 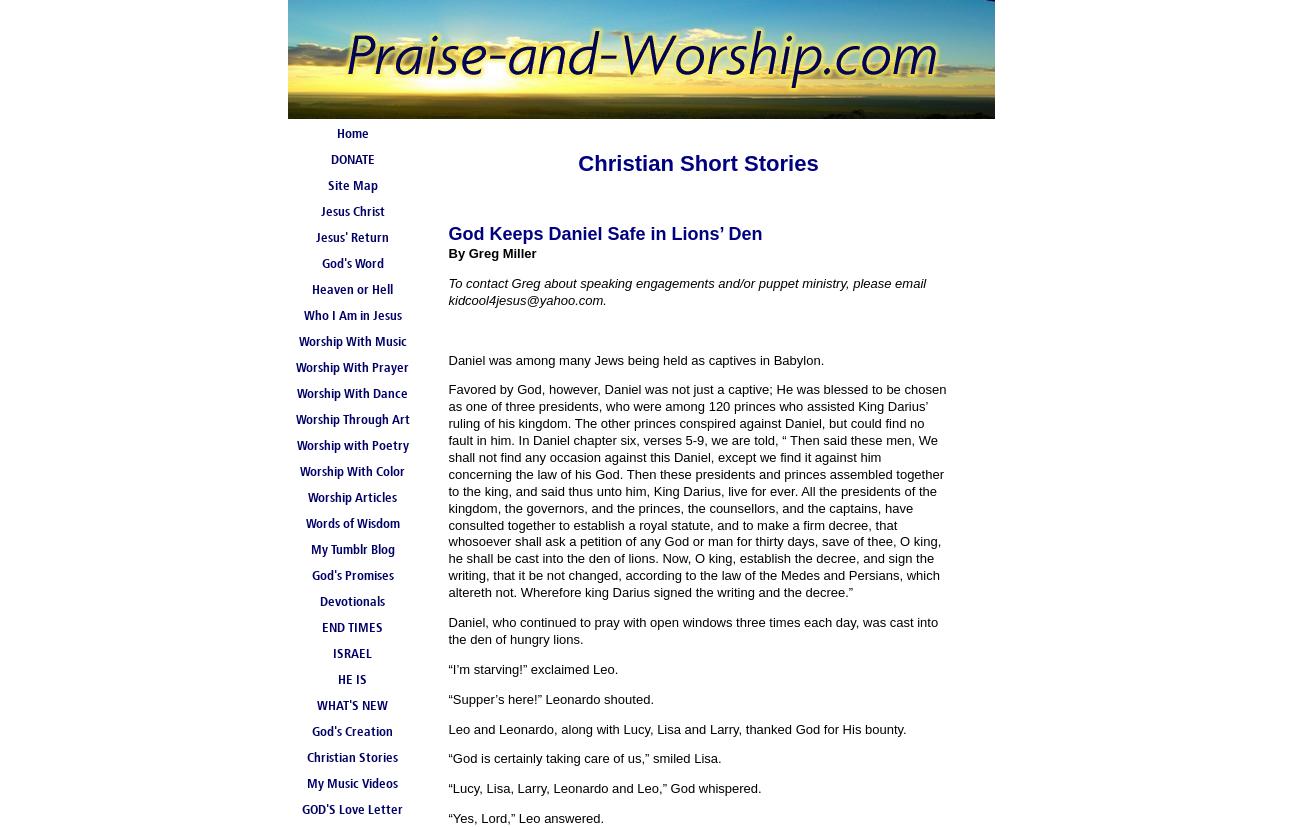 What do you see at coordinates (492, 252) in the screenshot?
I see `'By Greg Miller'` at bounding box center [492, 252].